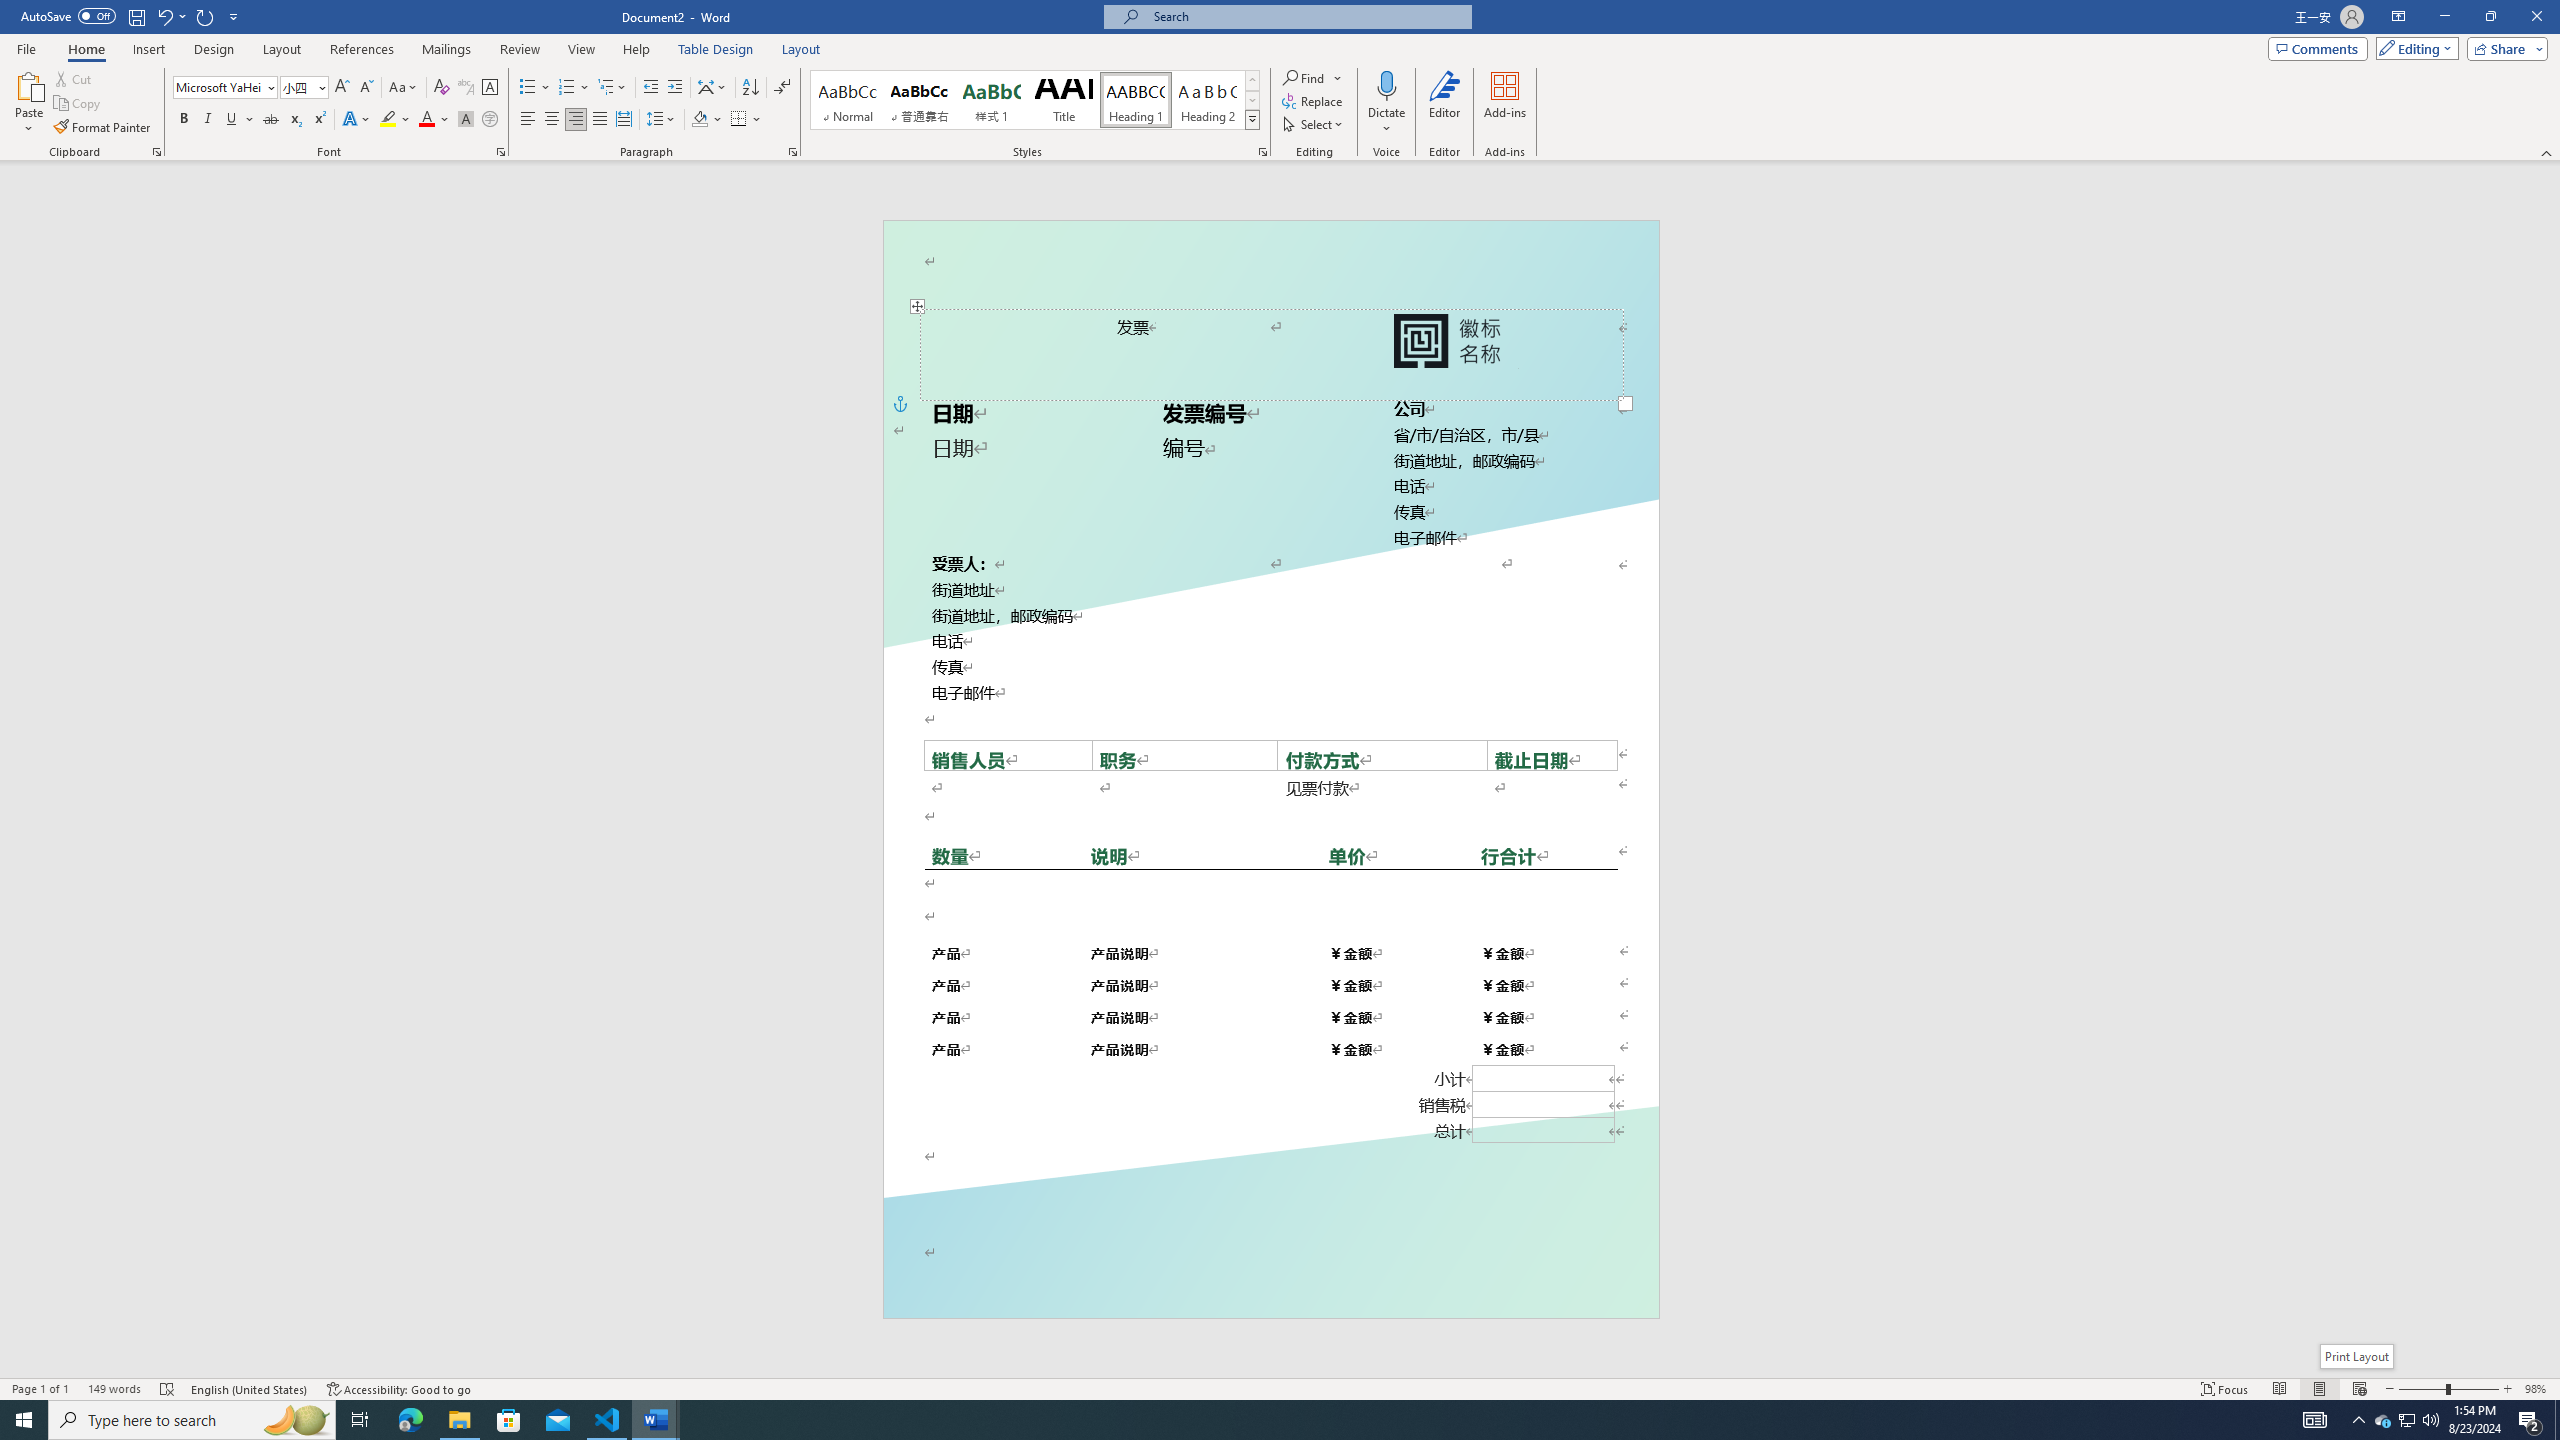 The width and height of the screenshot is (2560, 1440). I want to click on 'Table Design', so click(716, 49).